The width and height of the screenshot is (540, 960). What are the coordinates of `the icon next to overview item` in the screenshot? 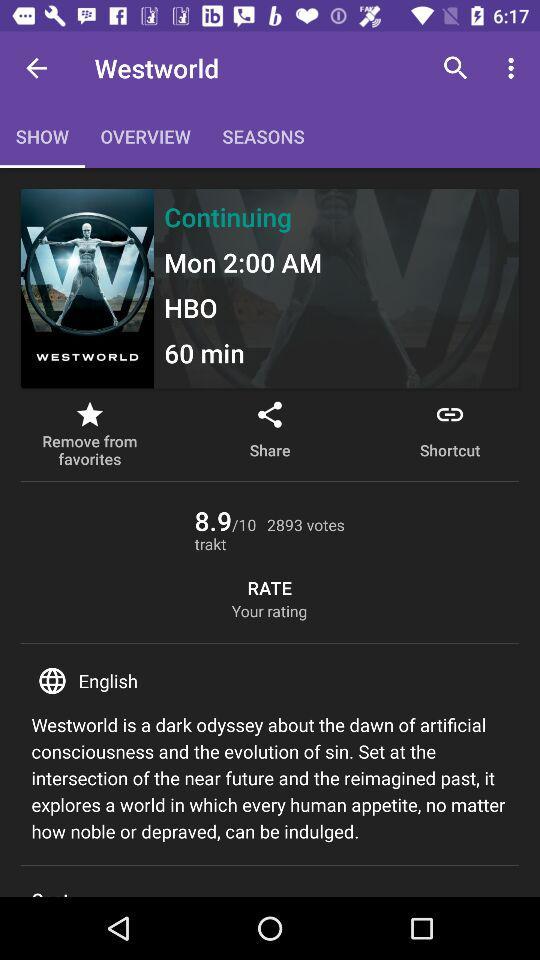 It's located at (36, 68).